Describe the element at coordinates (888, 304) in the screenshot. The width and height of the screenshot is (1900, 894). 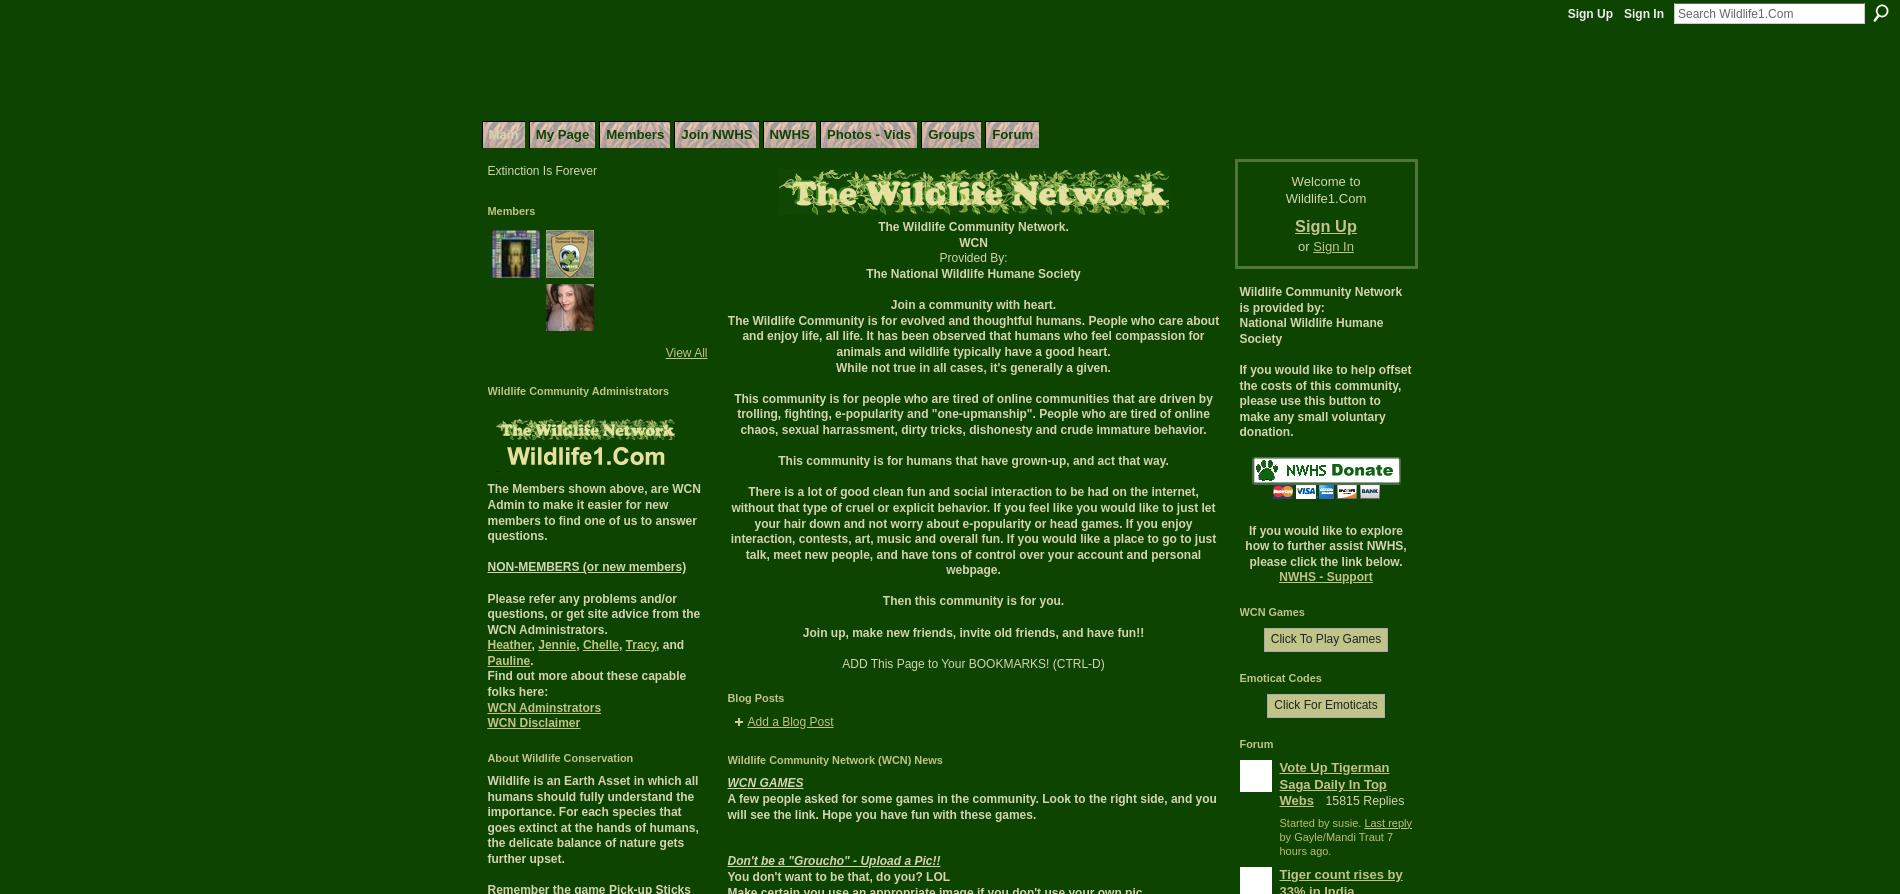
I see `'Join a community with heart.'` at that location.